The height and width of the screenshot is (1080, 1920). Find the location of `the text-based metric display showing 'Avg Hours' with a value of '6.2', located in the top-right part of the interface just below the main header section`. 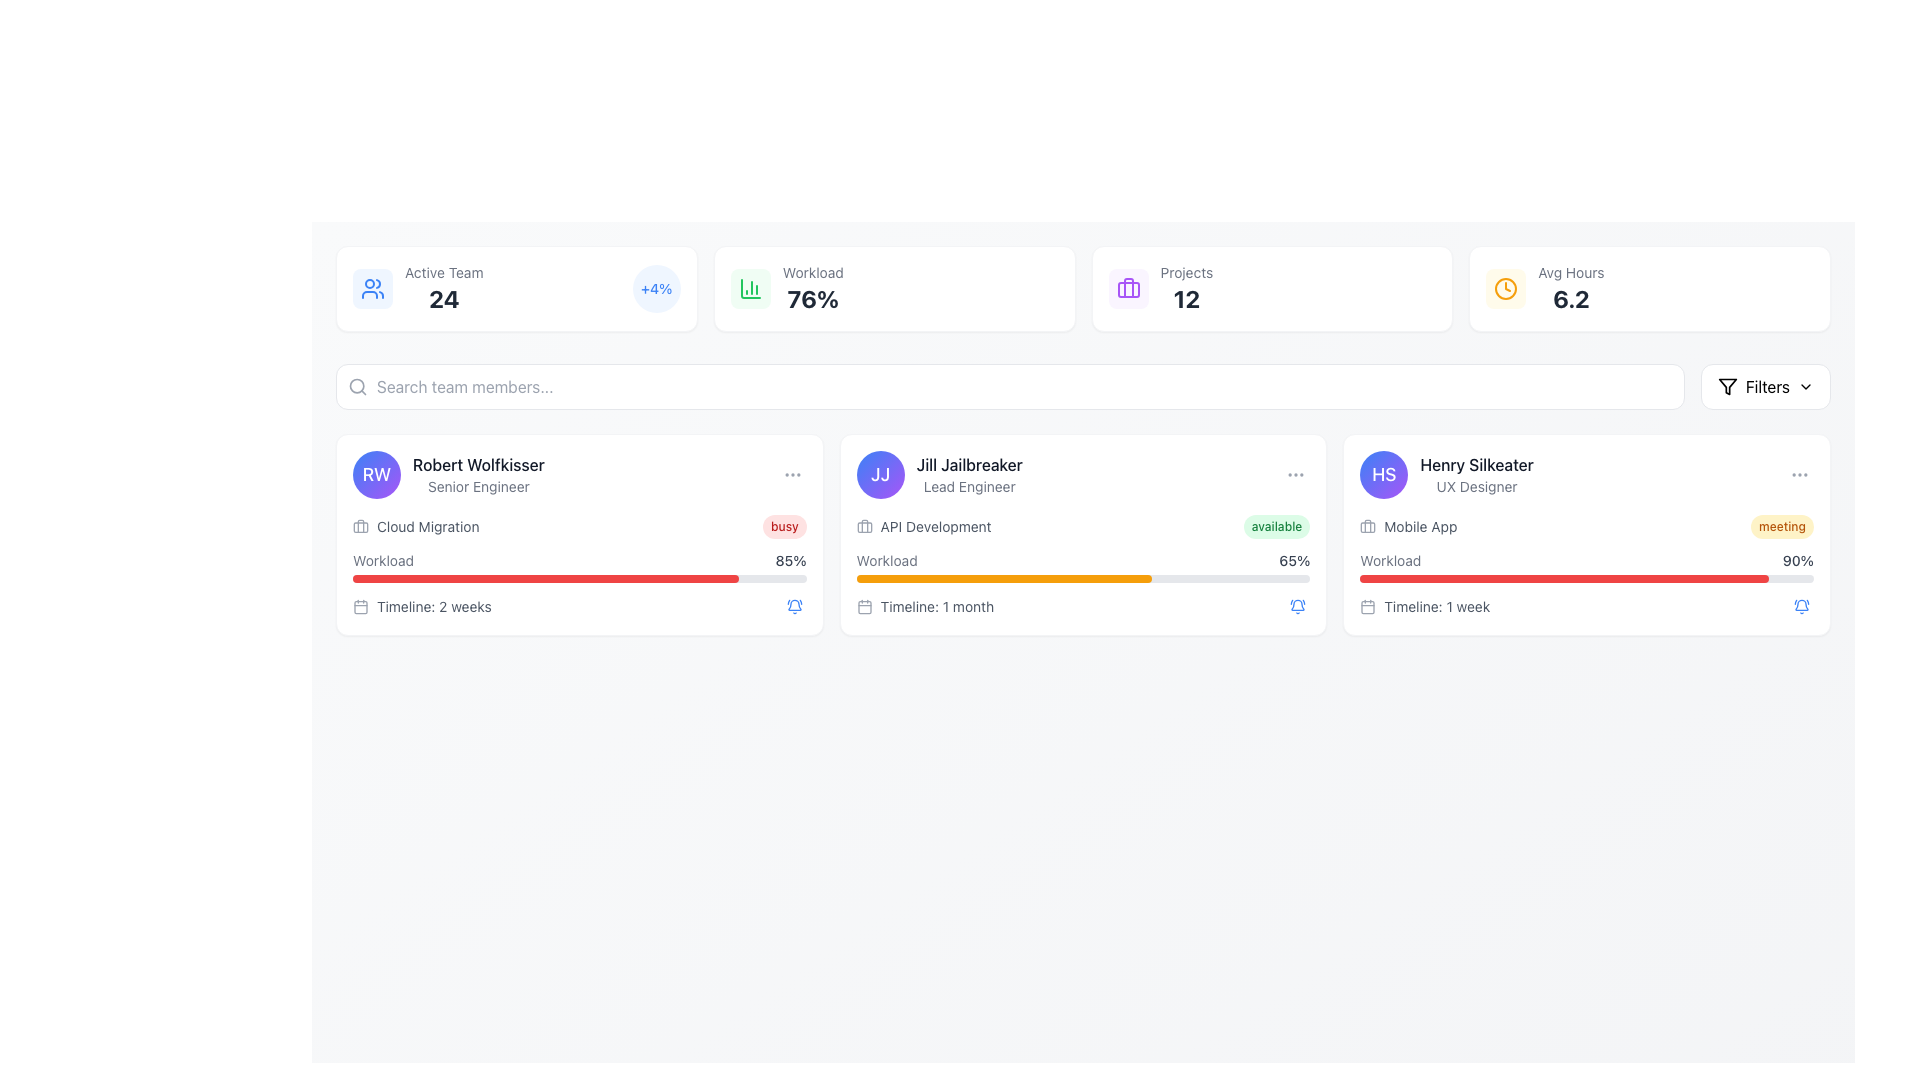

the text-based metric display showing 'Avg Hours' with a value of '6.2', located in the top-right part of the interface just below the main header section is located at coordinates (1570, 289).